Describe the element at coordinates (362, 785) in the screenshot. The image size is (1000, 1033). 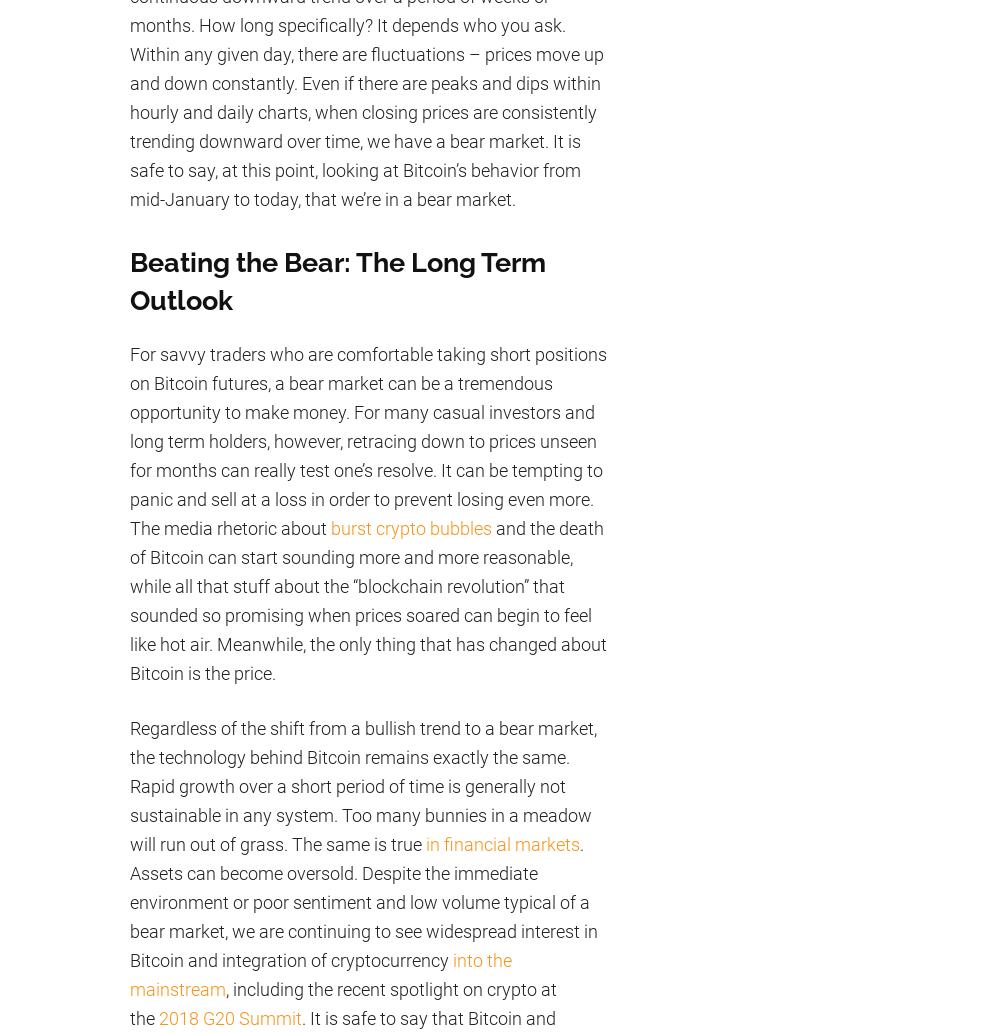
I see `'Regardless of the shift from a bullish trend to a bear market, the technology behind Bitcoin remains exactly the same. Rapid growth over a short period of time is generally not sustainable in any system. Too many bunnies in a meadow will run out of grass. The same is true'` at that location.